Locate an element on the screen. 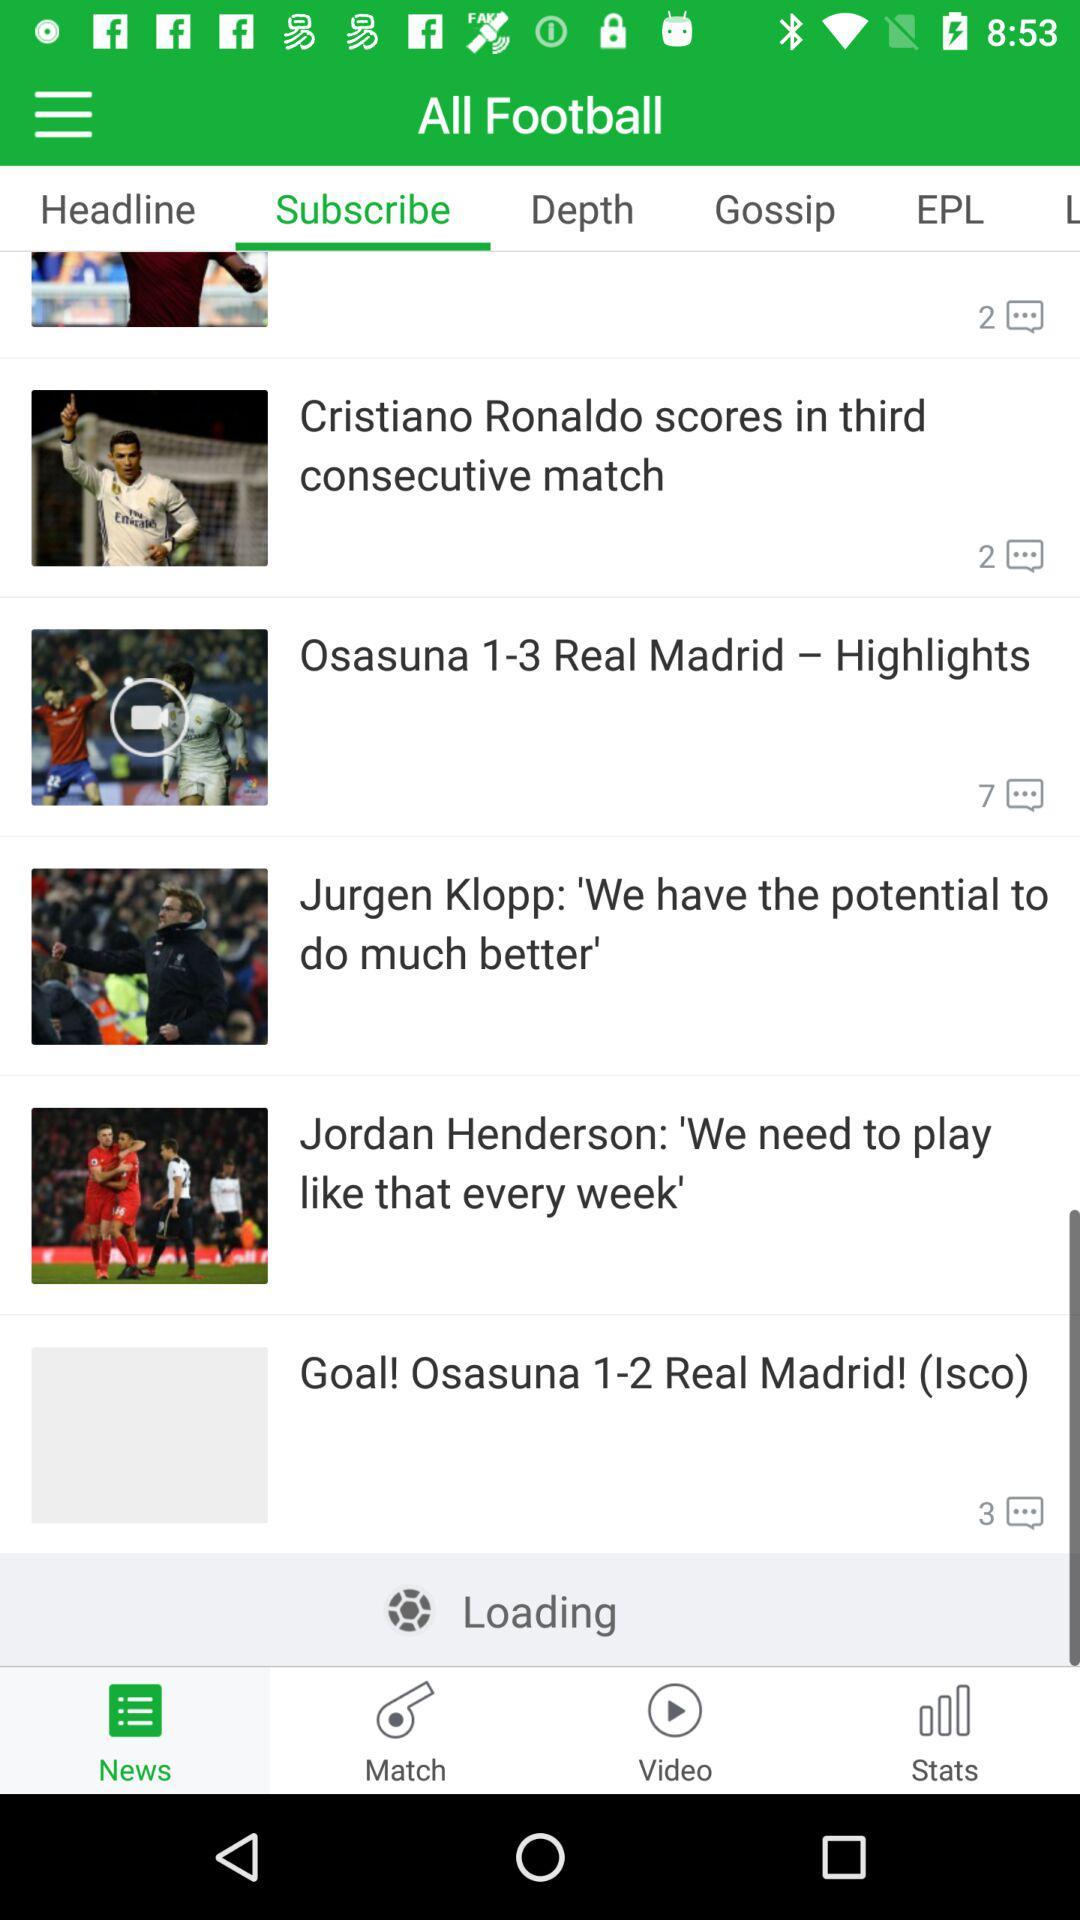 The image size is (1080, 1920). second option image from bottom of the list is located at coordinates (149, 1195).